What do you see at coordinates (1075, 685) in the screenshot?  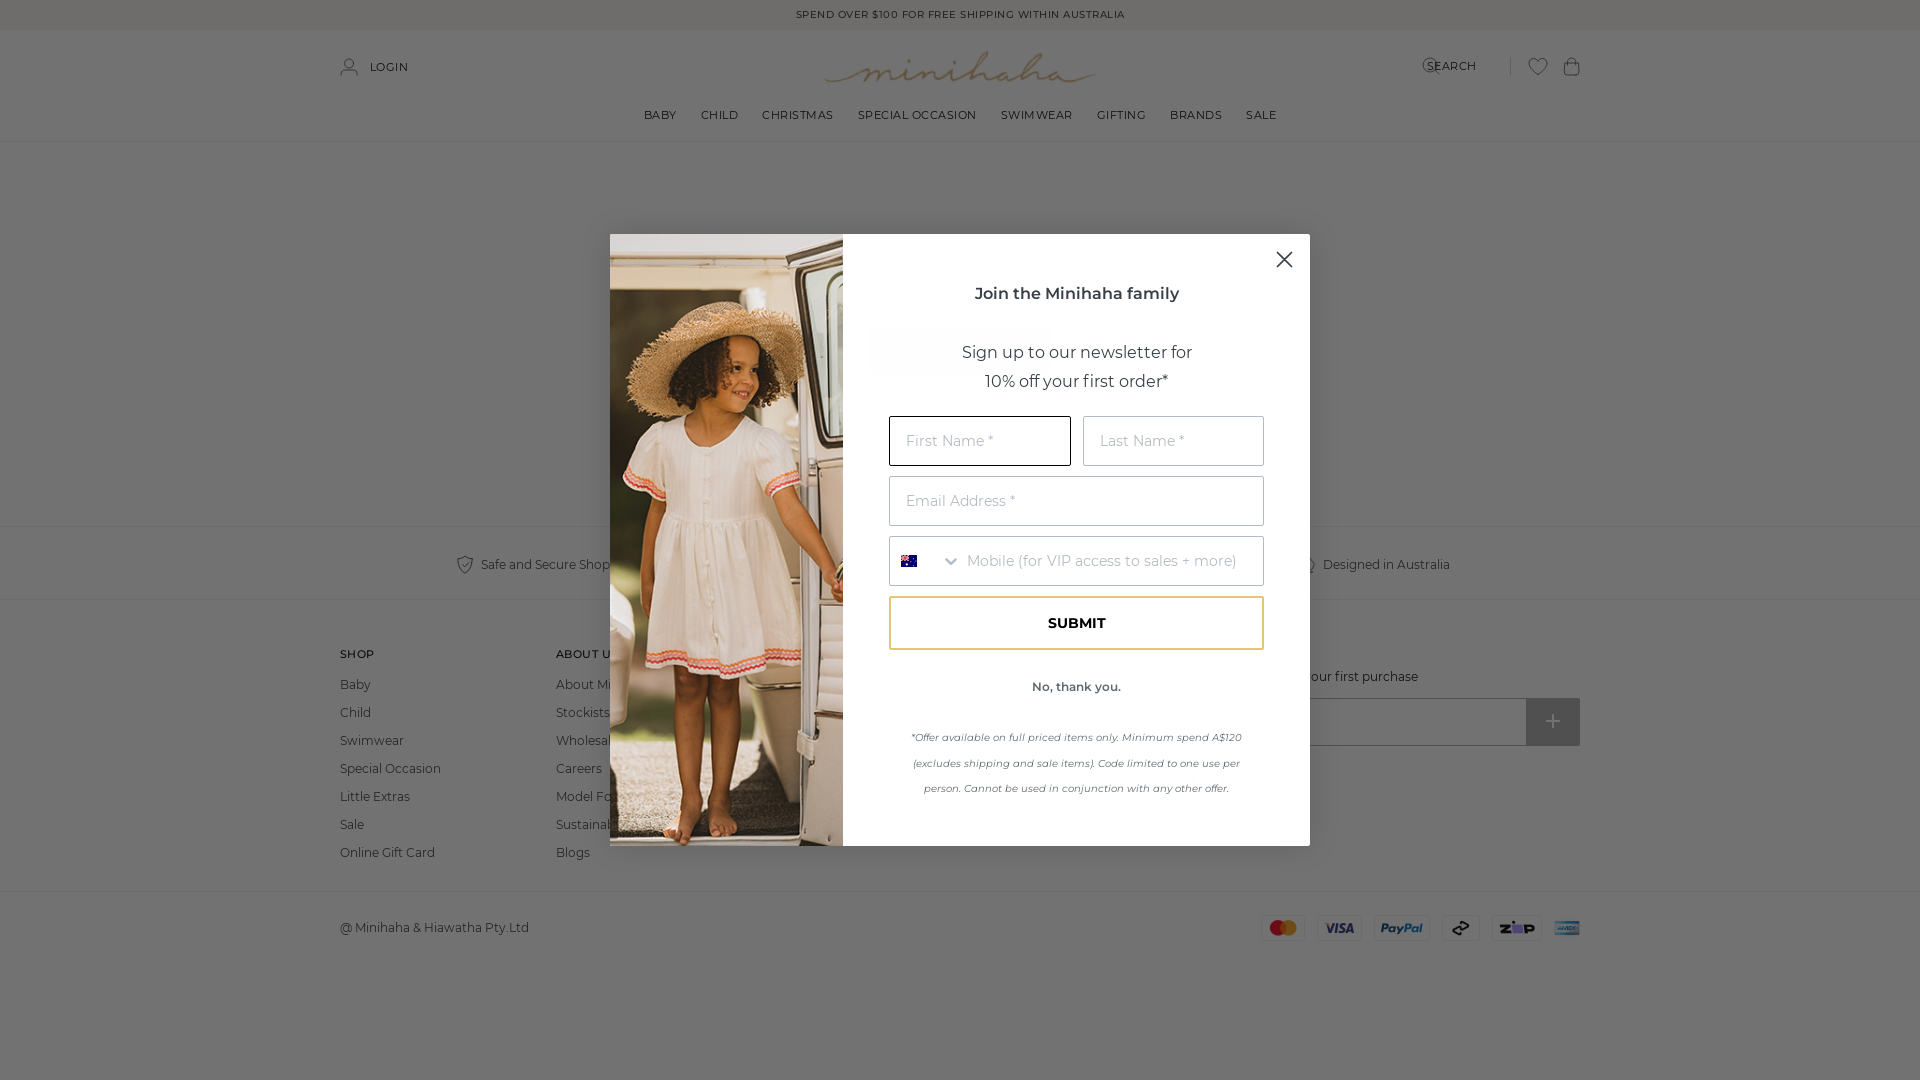 I see `'No, thank you.'` at bounding box center [1075, 685].